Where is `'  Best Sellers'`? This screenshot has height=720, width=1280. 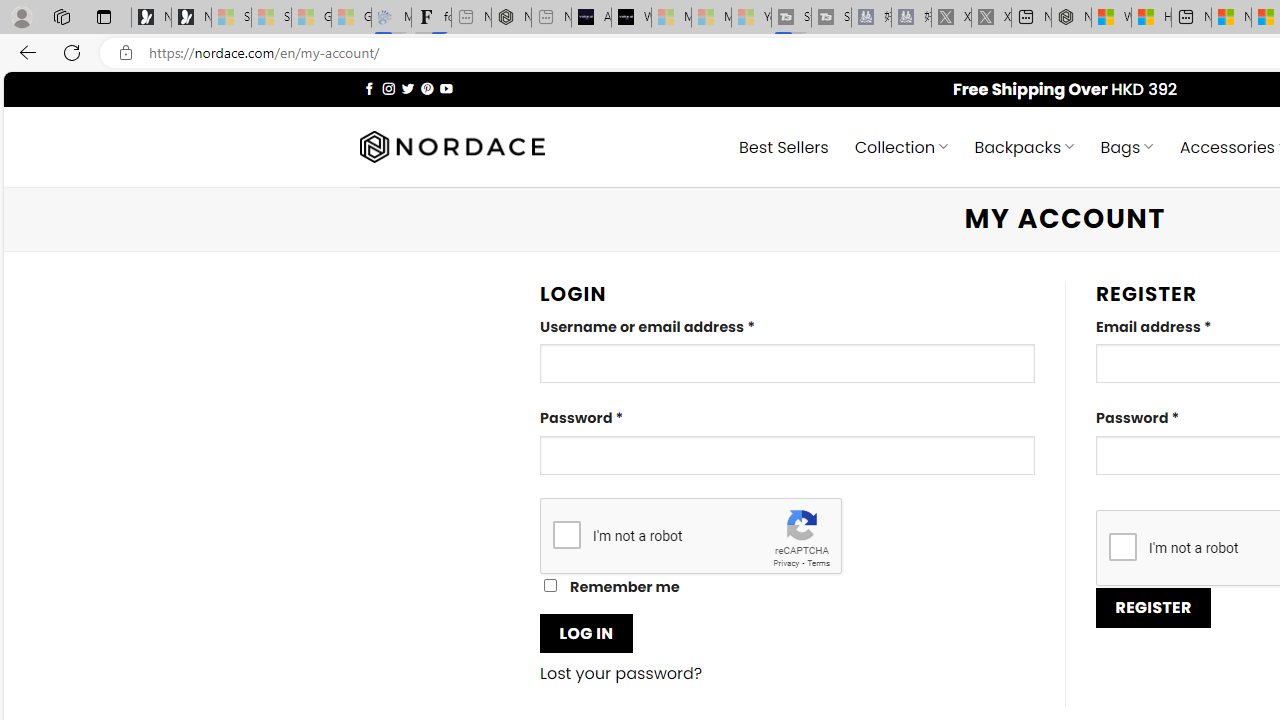
'  Best Sellers' is located at coordinates (783, 145).